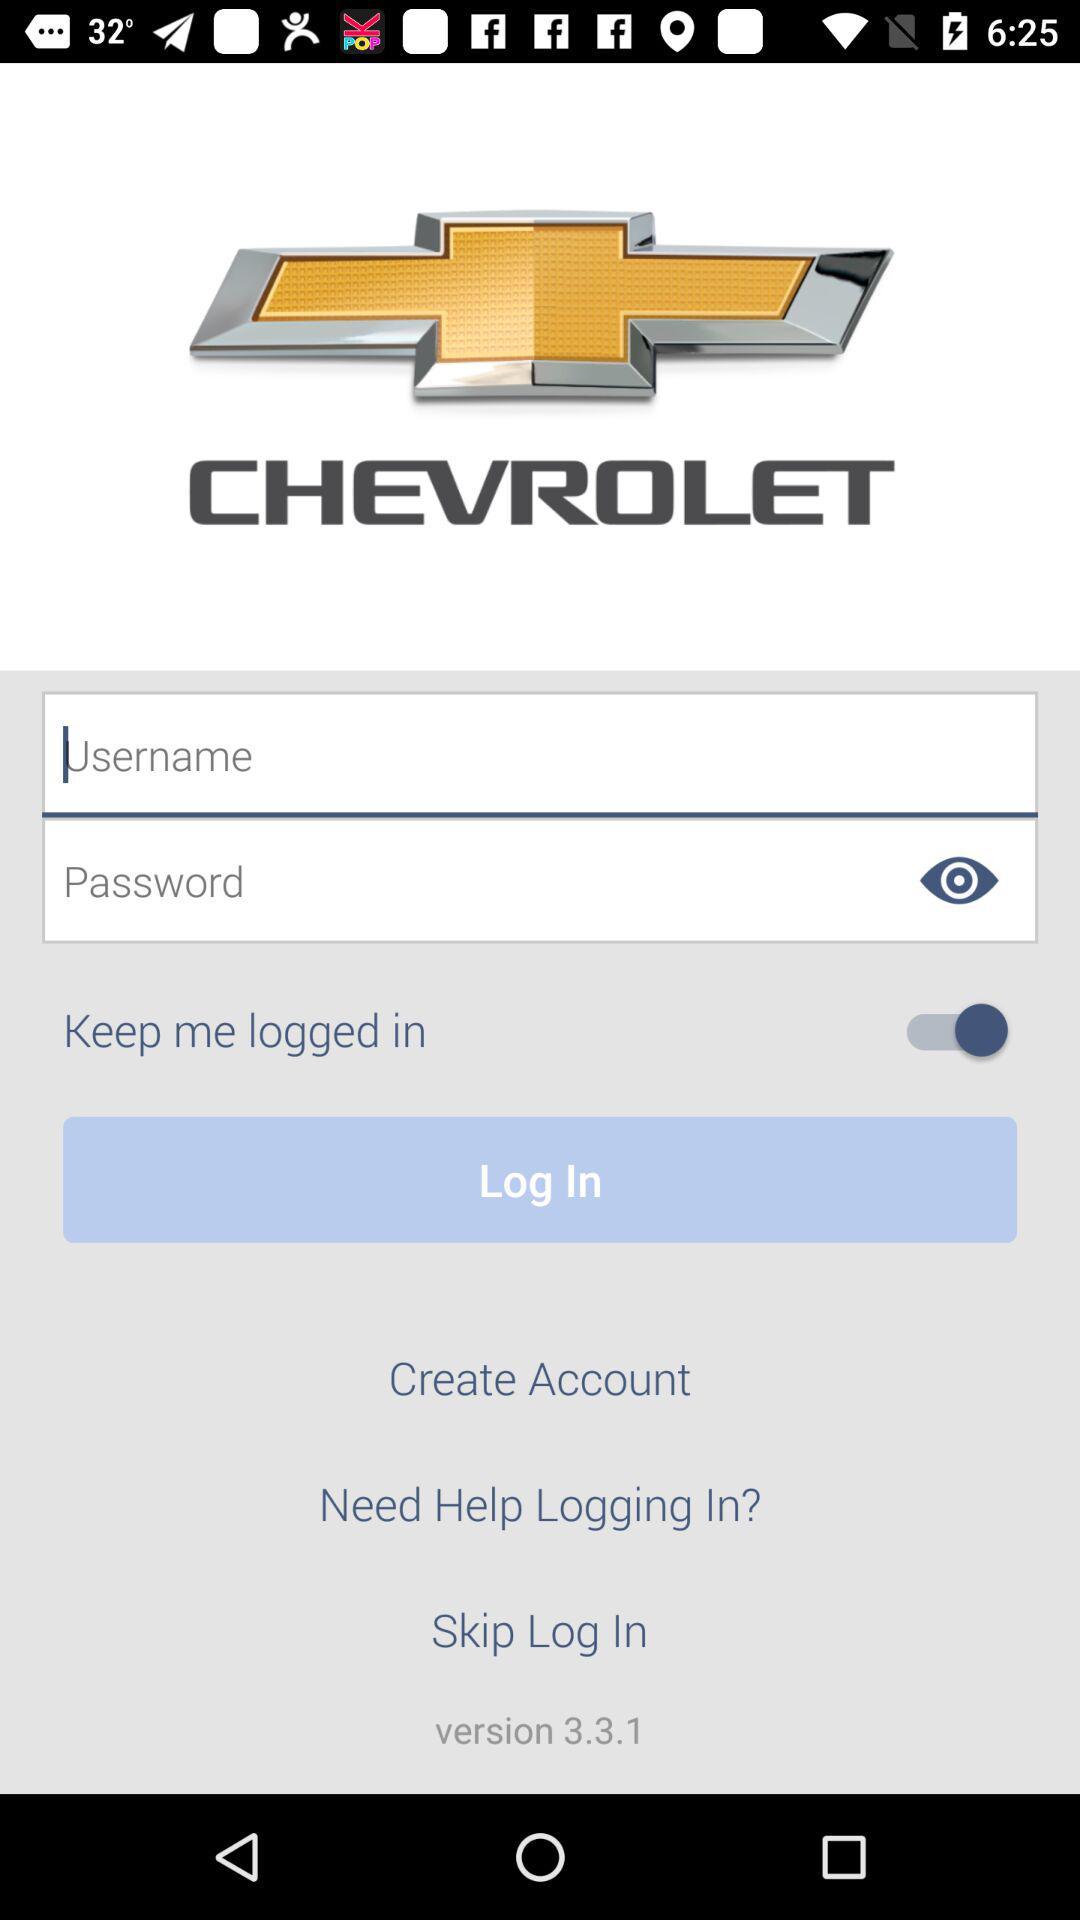 This screenshot has width=1080, height=1920. Describe the element at coordinates (540, 880) in the screenshot. I see `your password` at that location.